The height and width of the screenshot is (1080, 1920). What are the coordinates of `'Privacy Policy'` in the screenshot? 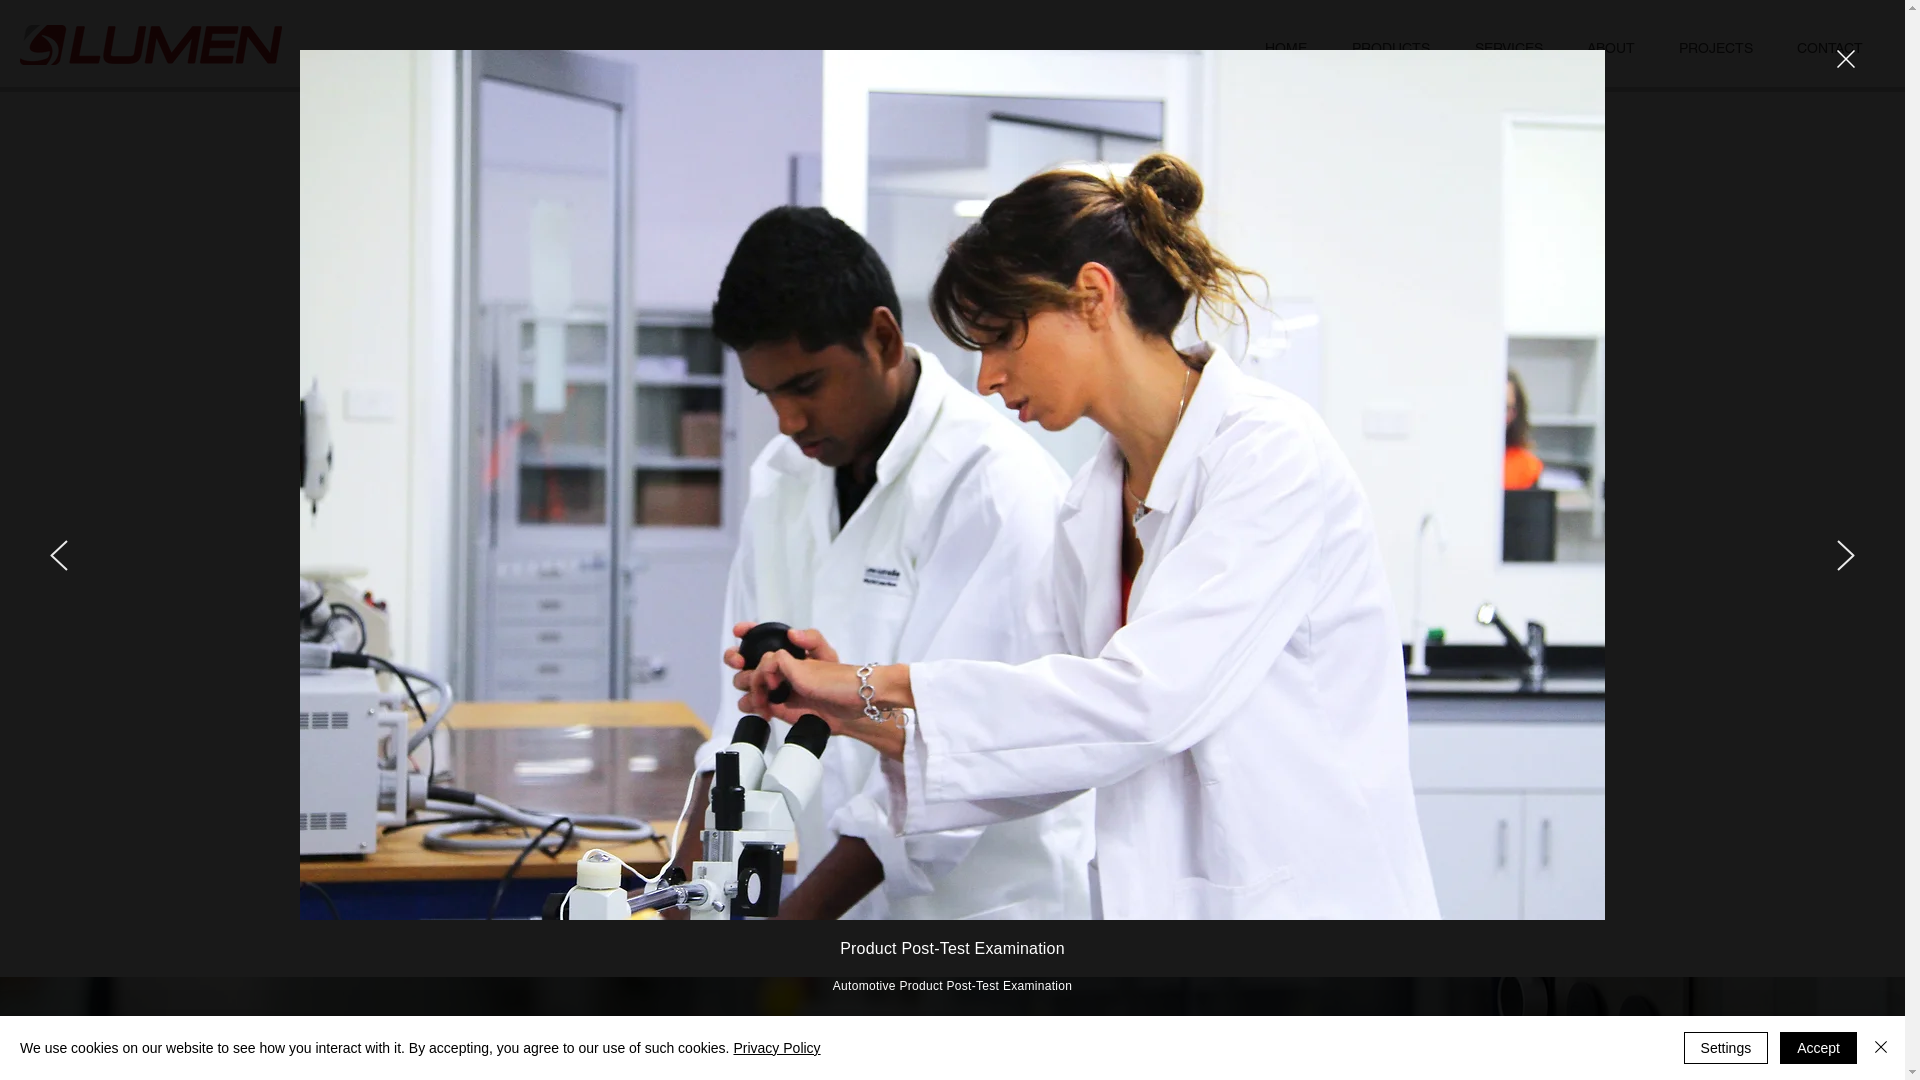 It's located at (775, 1047).